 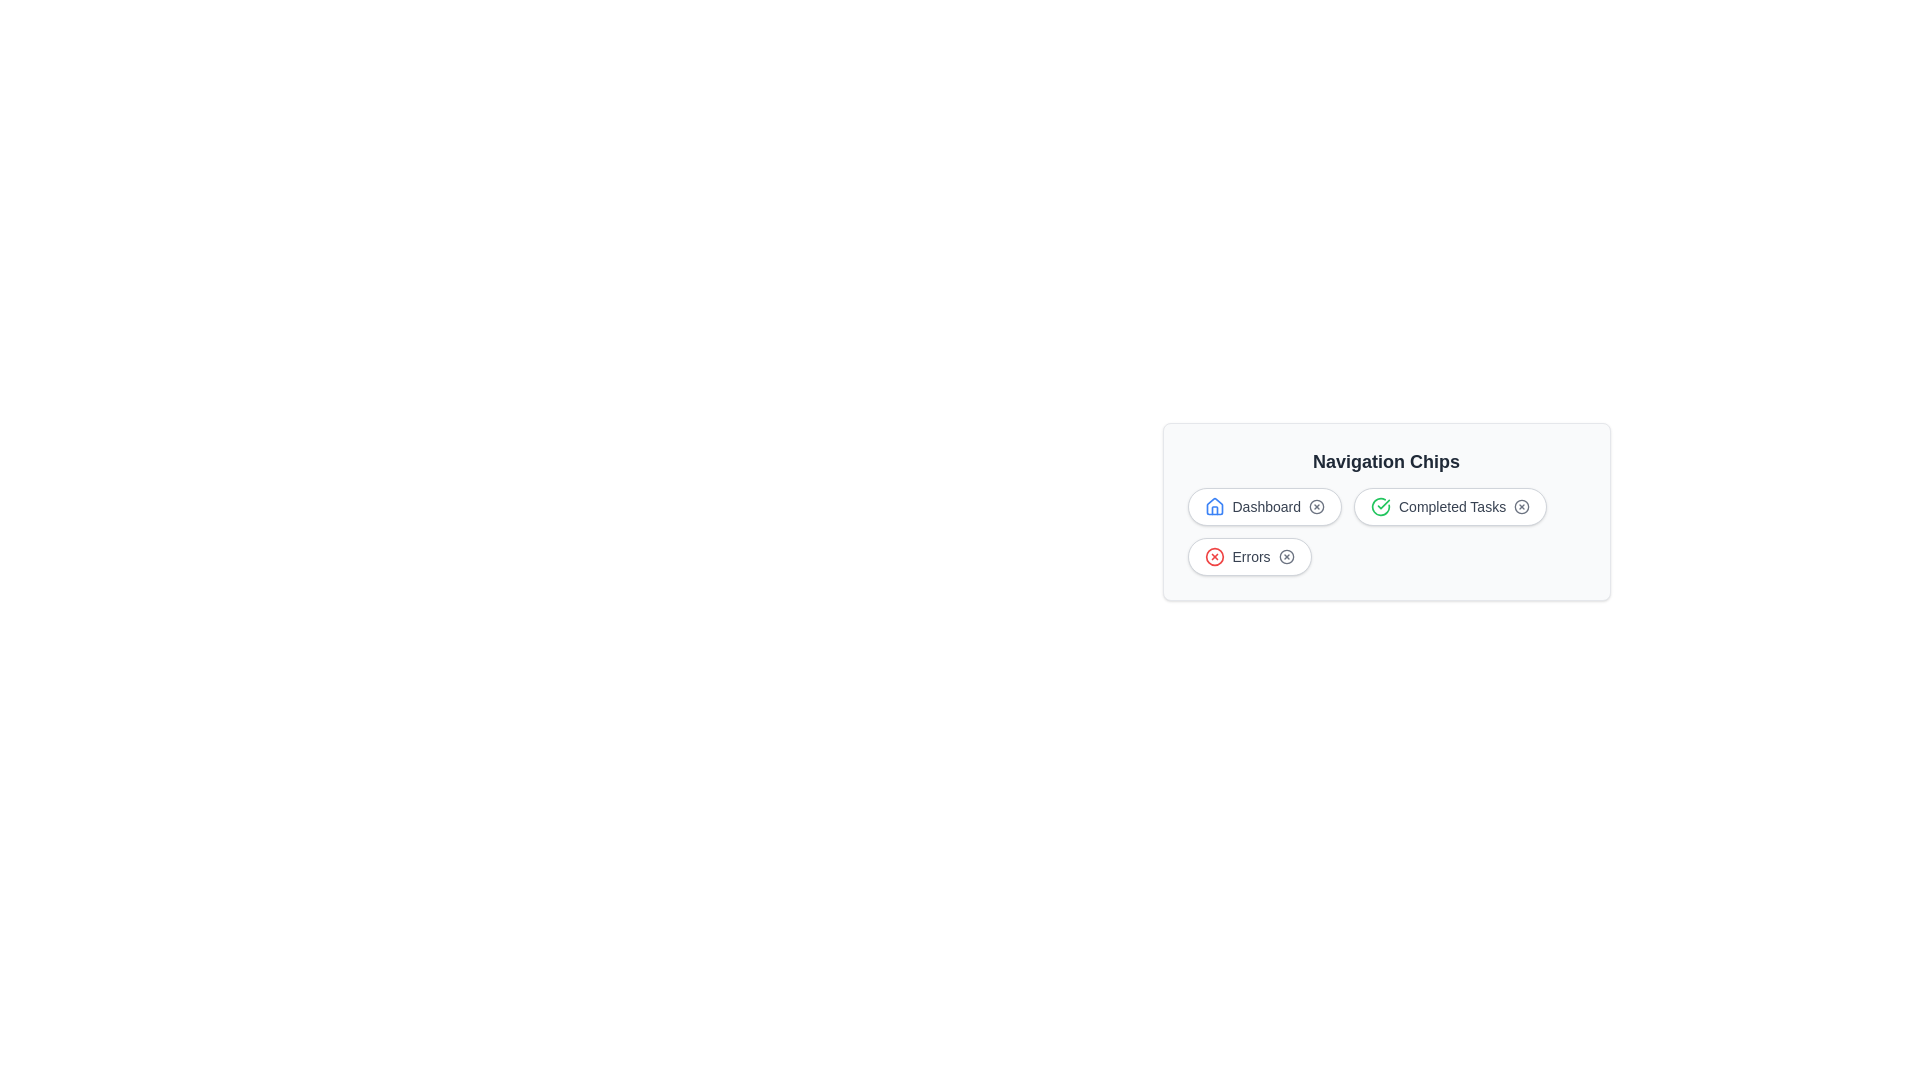 What do you see at coordinates (1263, 505) in the screenshot?
I see `the text label of the chip labeled Dashboard` at bounding box center [1263, 505].